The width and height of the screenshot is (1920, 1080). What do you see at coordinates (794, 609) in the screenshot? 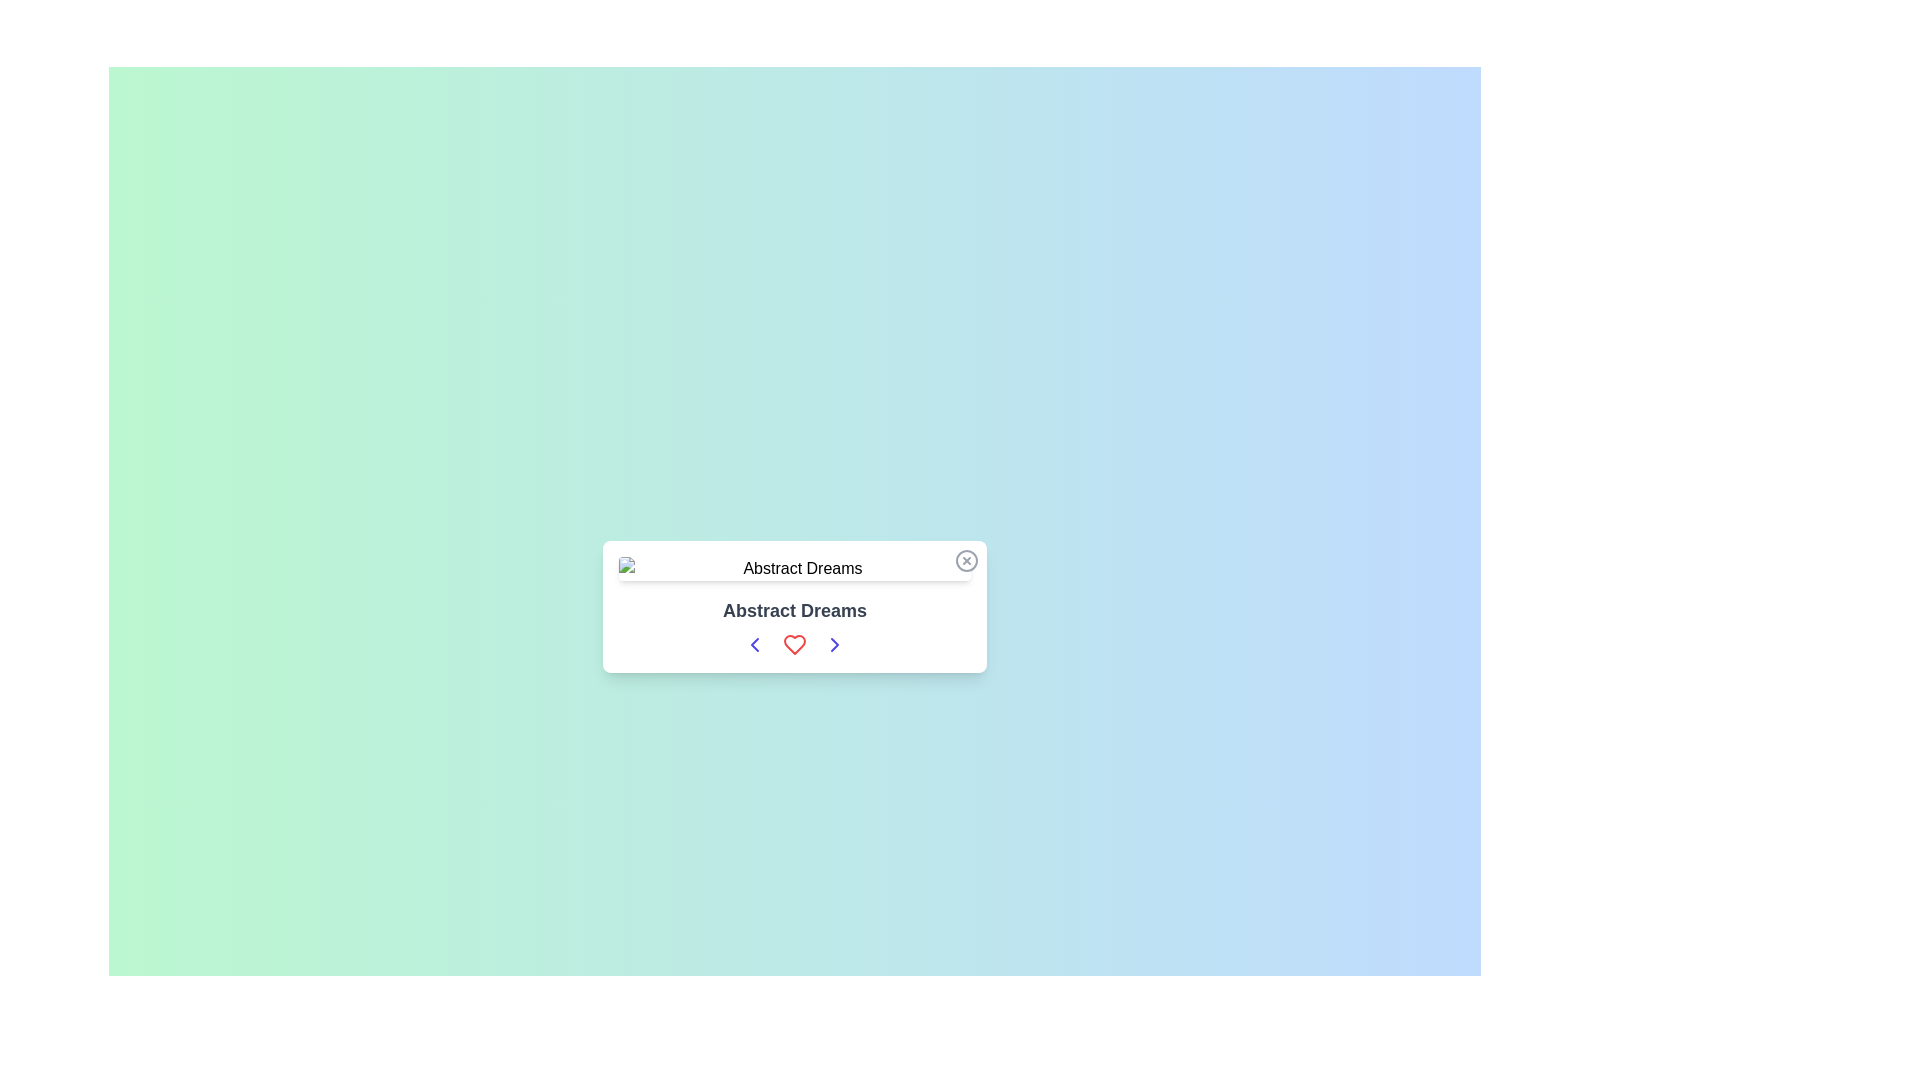
I see `the bold text label 'Abstract Dreams' which is styled prominently and located centrally above a row of interactive icons` at bounding box center [794, 609].